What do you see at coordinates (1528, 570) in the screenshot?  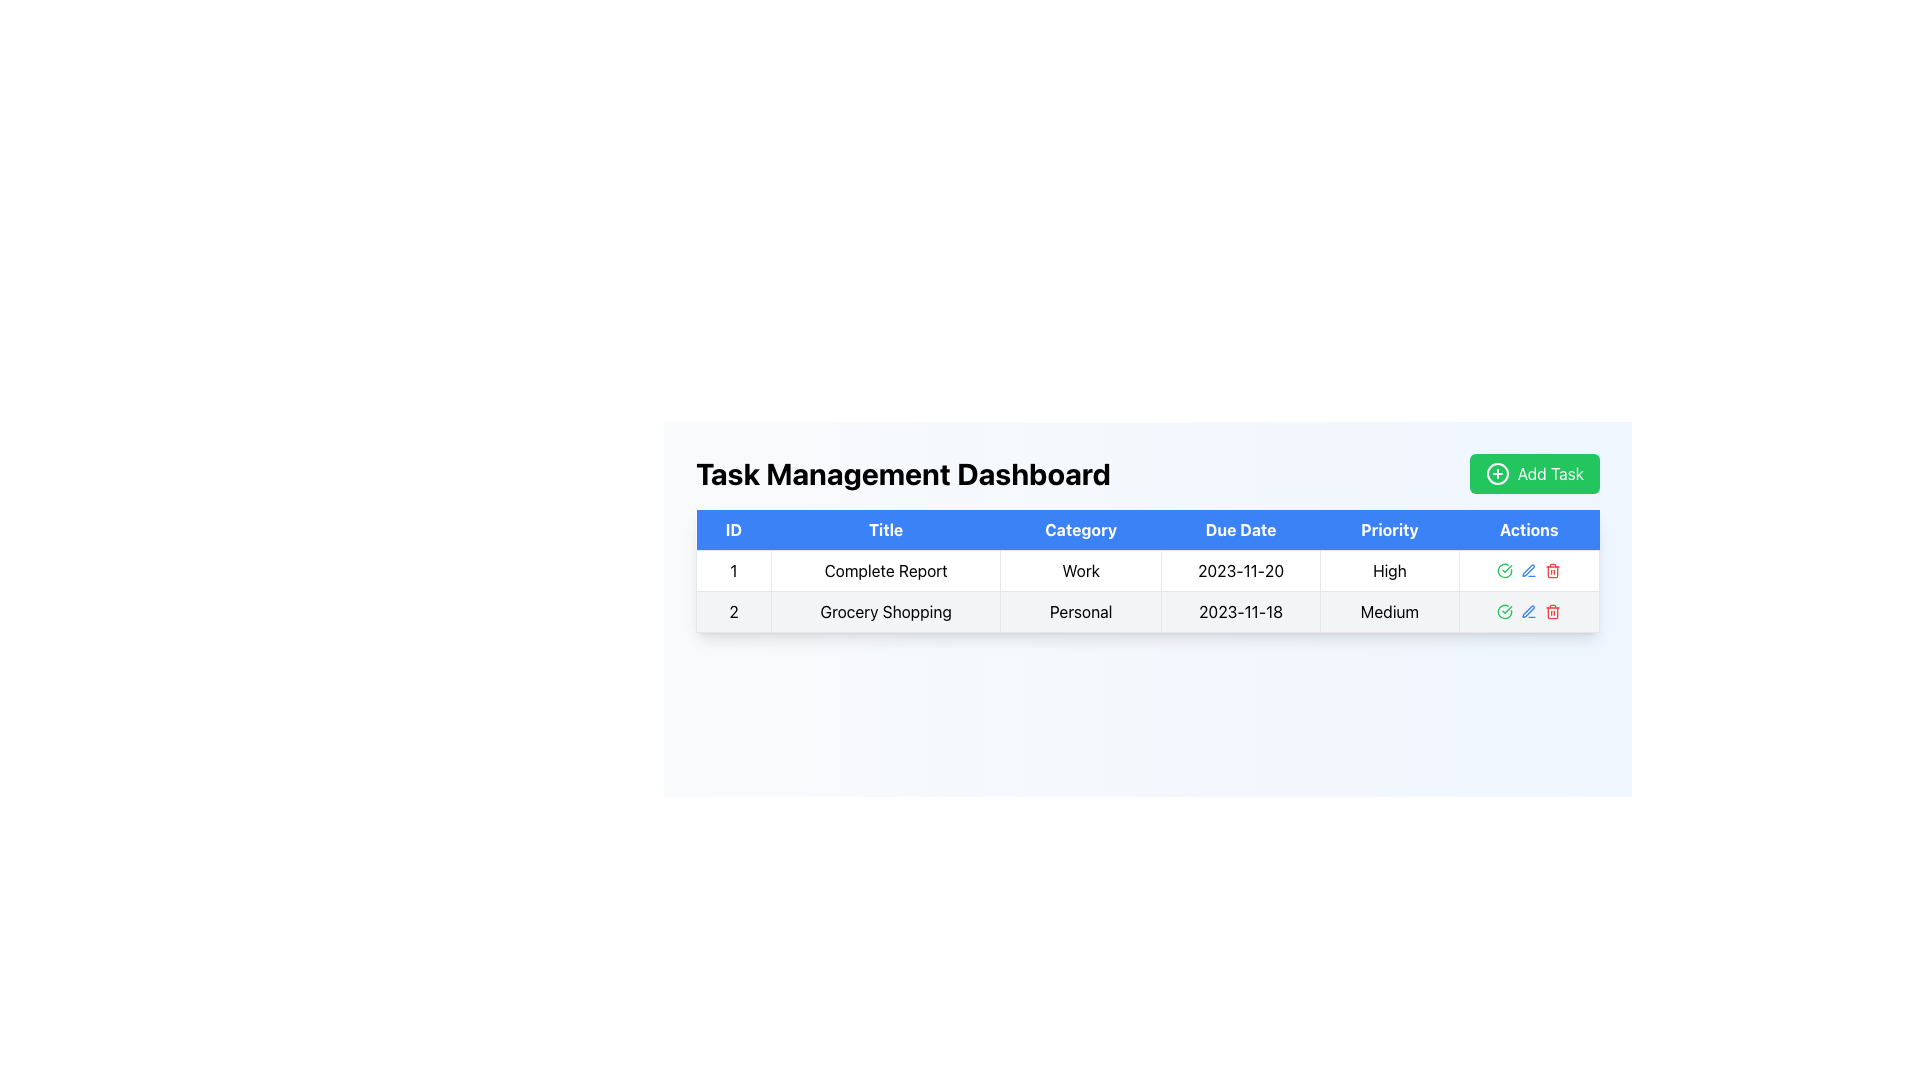 I see `the small blue pen icon in the action panel for task management to trigger the color change effect` at bounding box center [1528, 570].